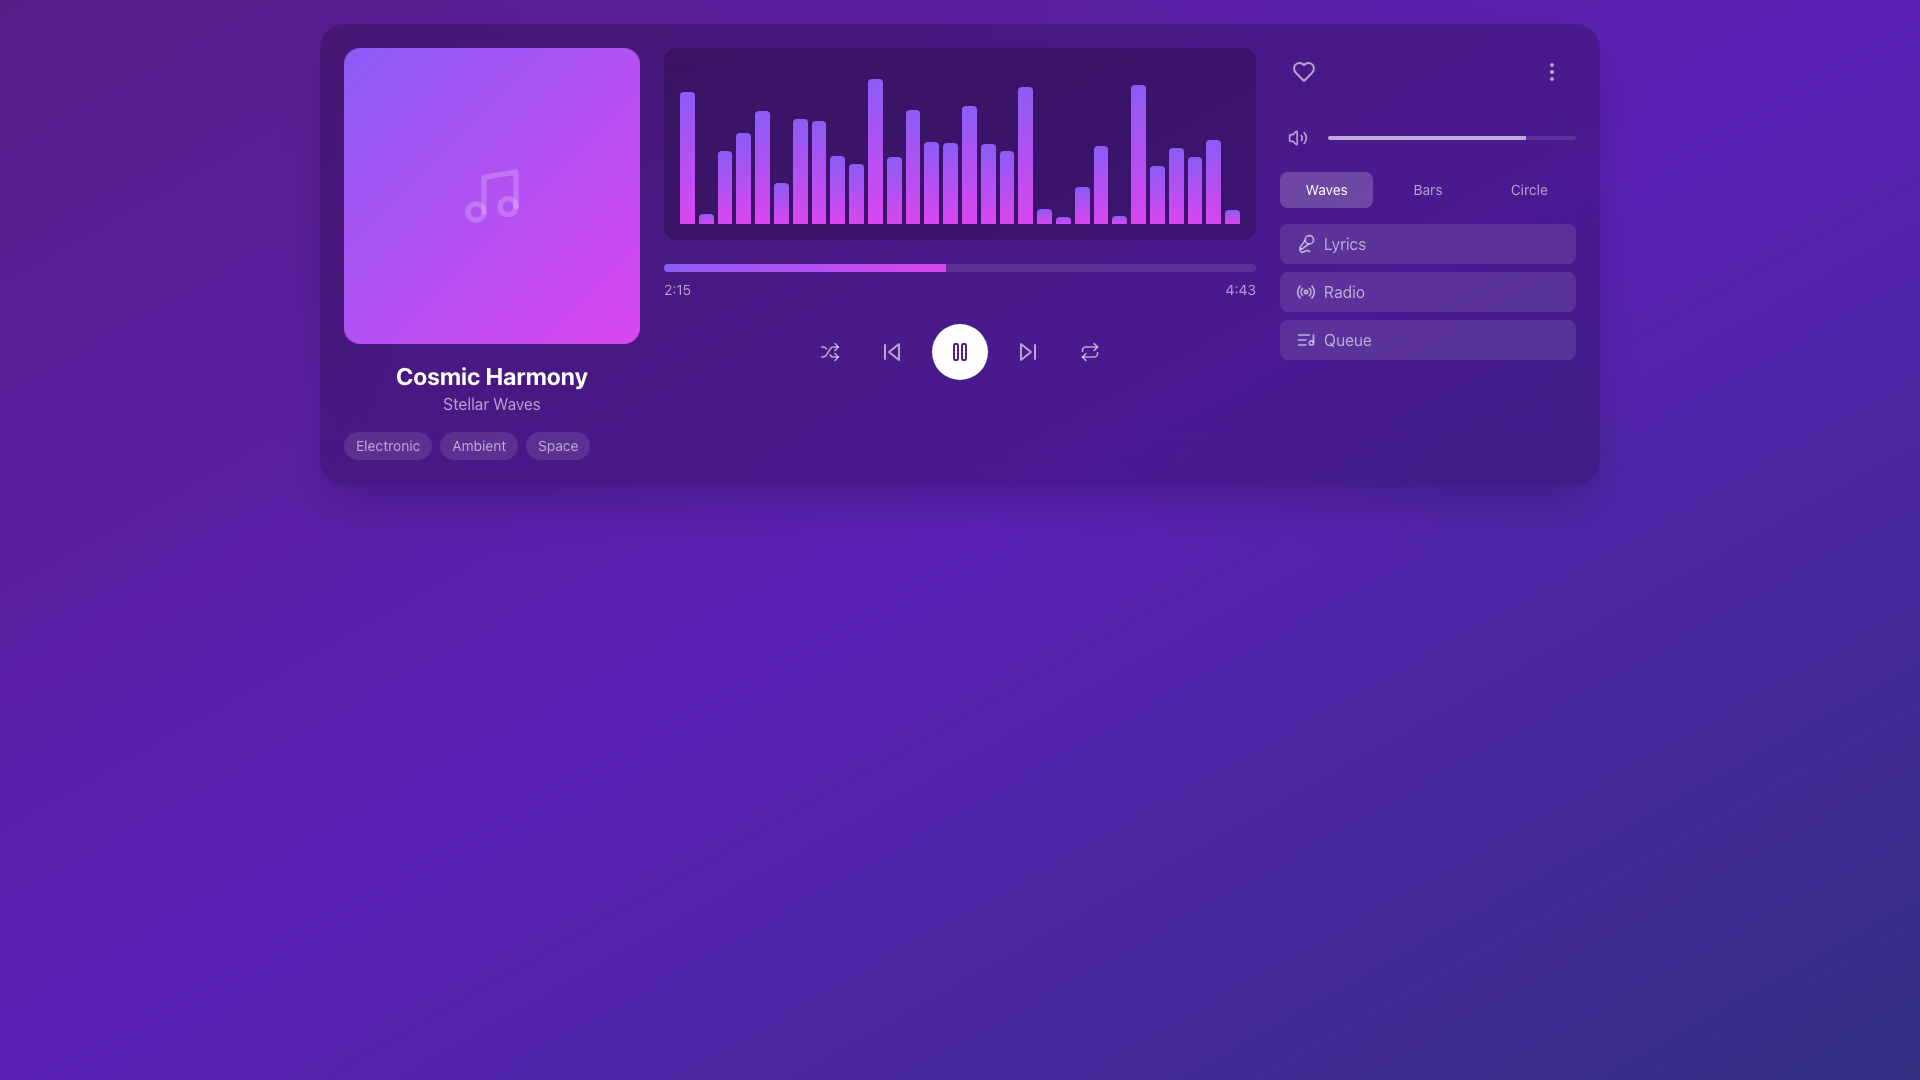  Describe the element at coordinates (894, 266) in the screenshot. I see `the progress bar value` at that location.